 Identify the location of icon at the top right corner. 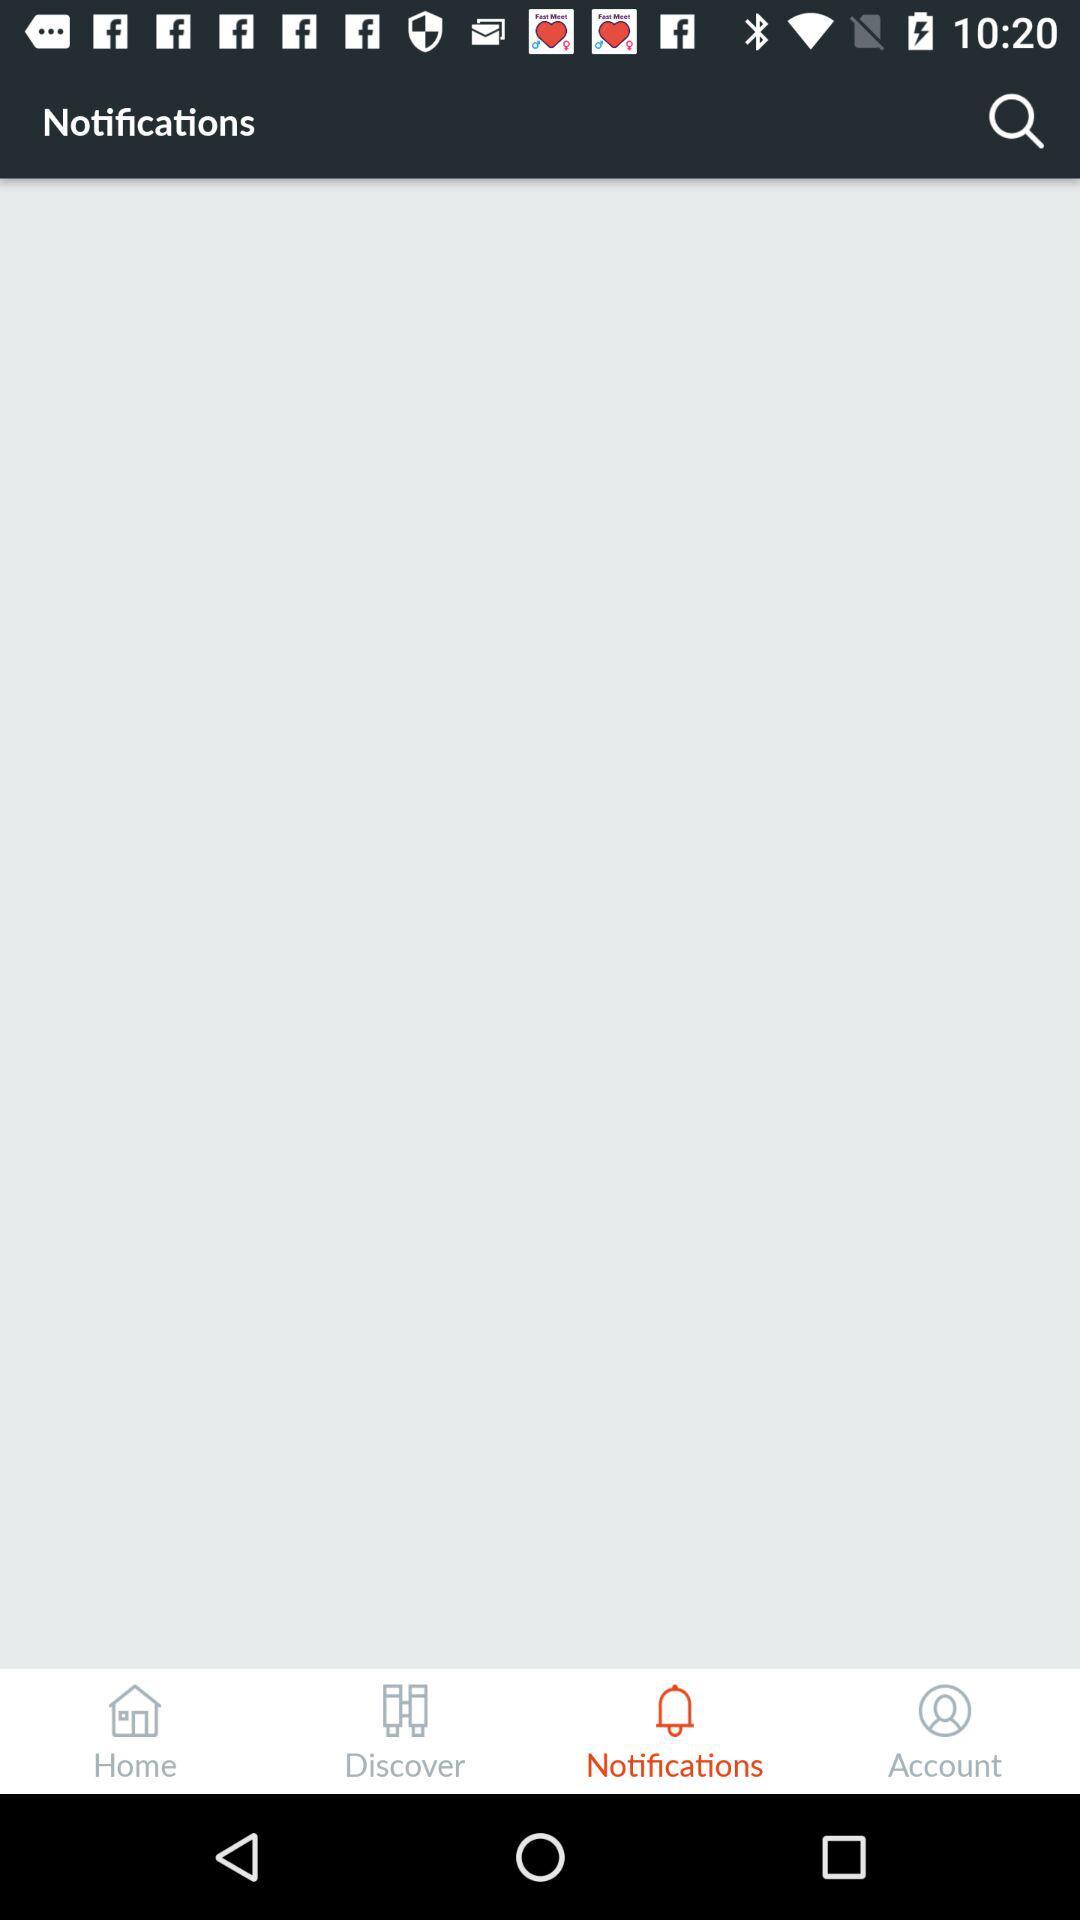
(1017, 119).